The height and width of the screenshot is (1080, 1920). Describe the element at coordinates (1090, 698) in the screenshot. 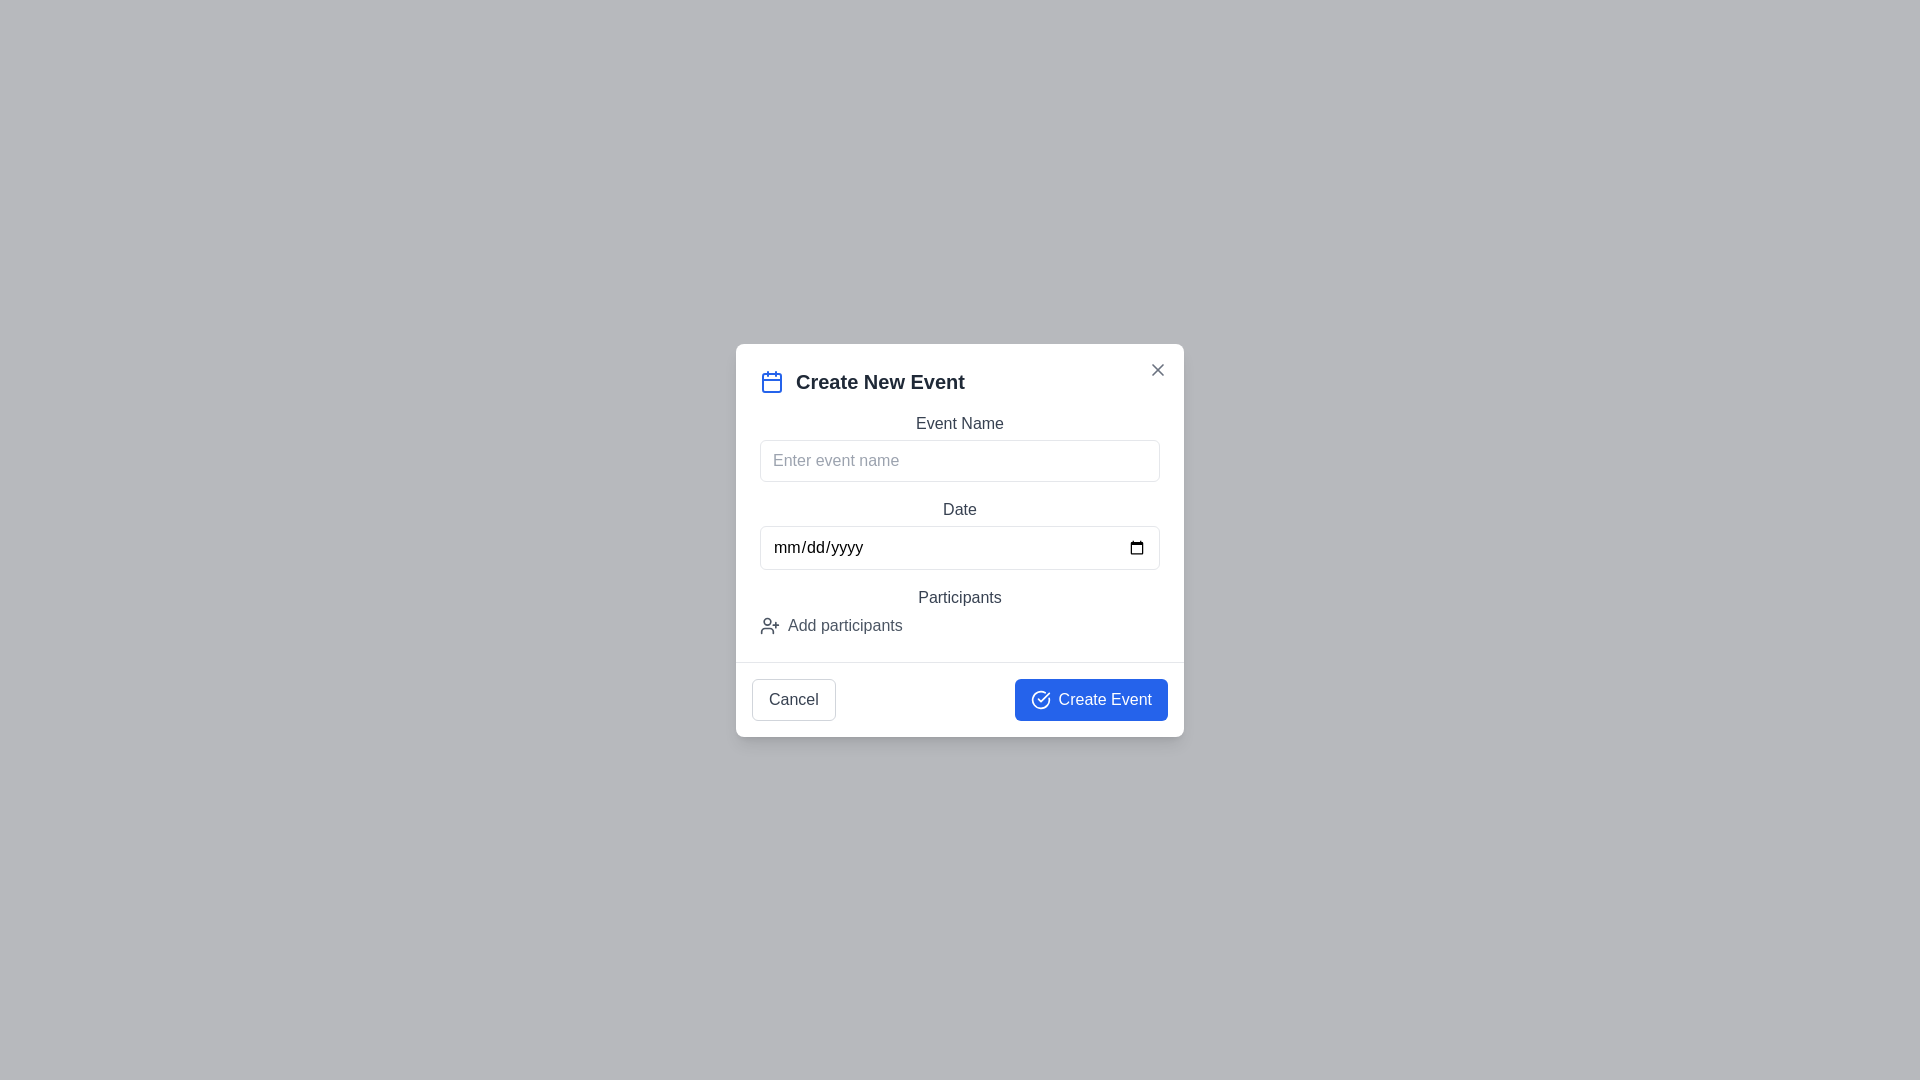

I see `the confirm button located at the bottom-right corner of the modal dialog` at that location.